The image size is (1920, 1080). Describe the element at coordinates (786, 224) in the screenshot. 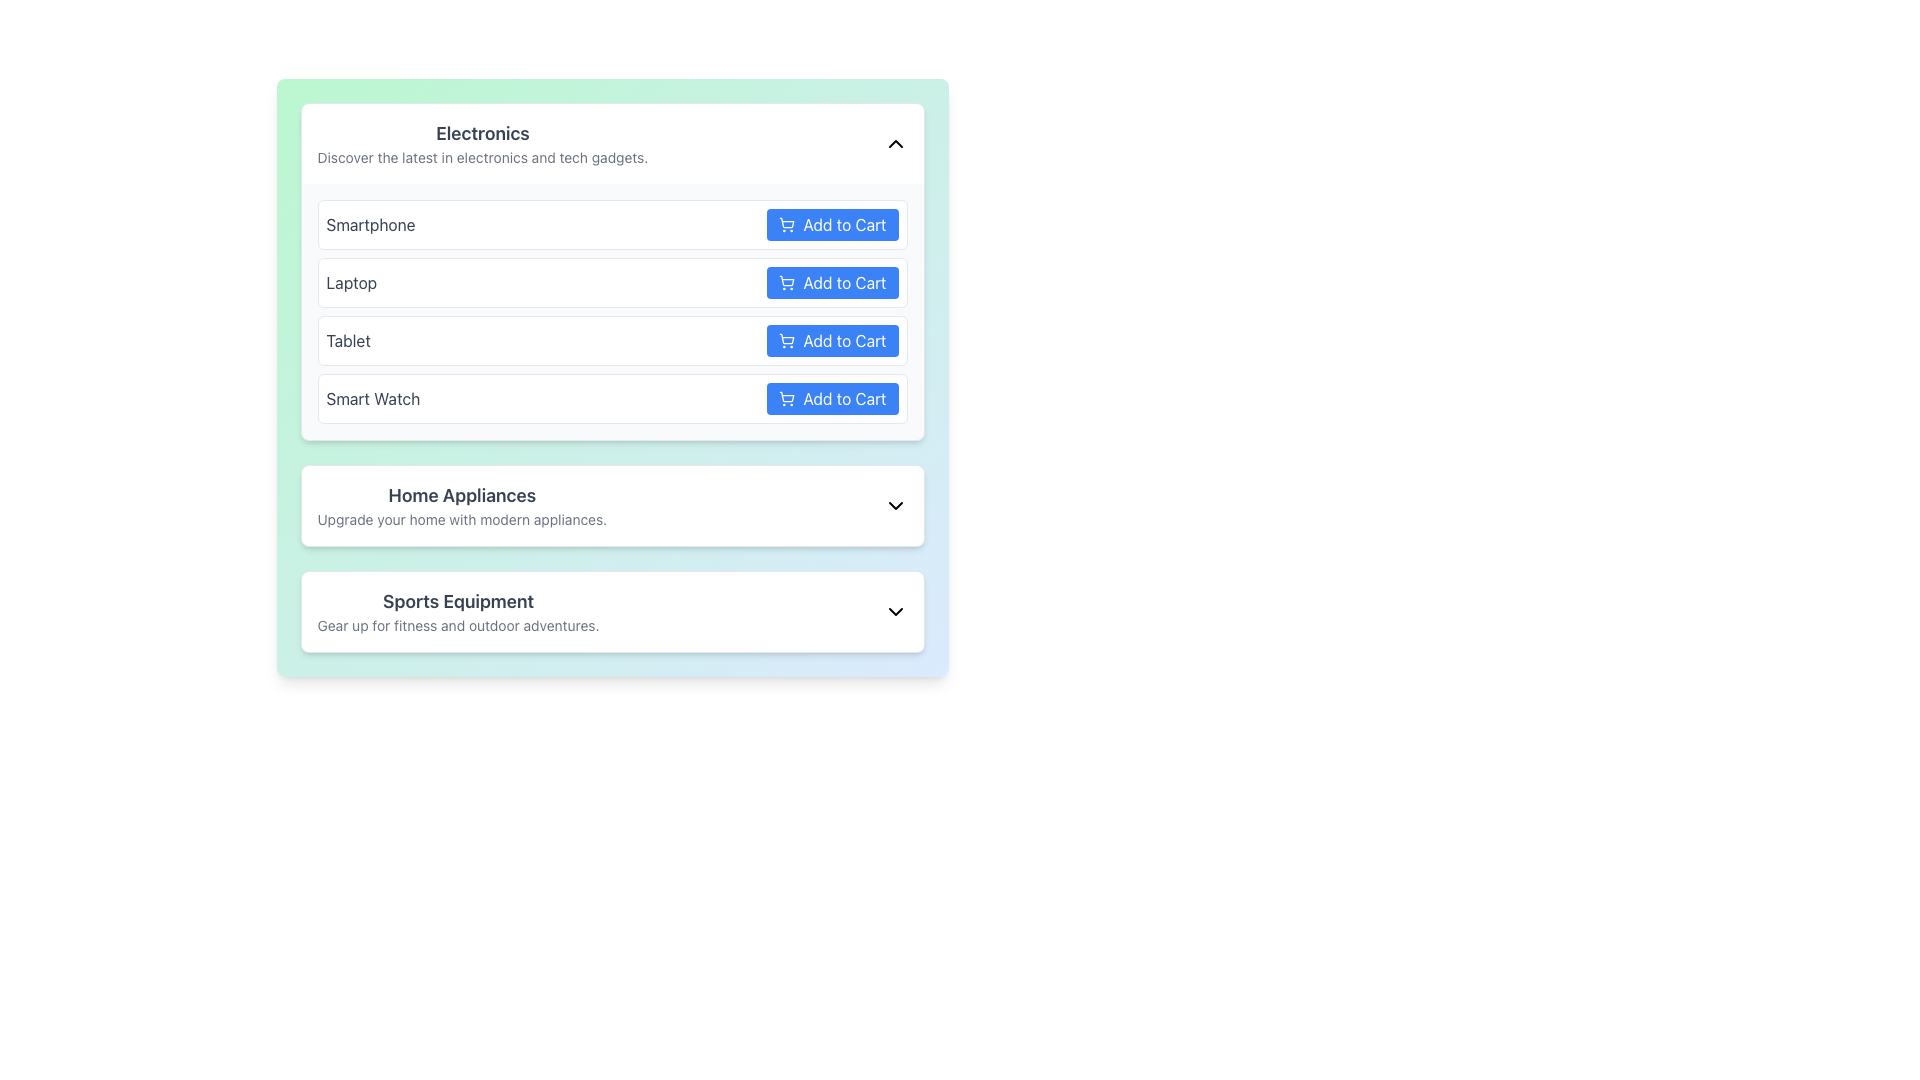

I see `the shopping cart icon, which is a white vector graphic with blue accents, located inside the blue 'Add to Cart' button in the first row of the 'Electronics' section for the 'Smartphone' item` at that location.